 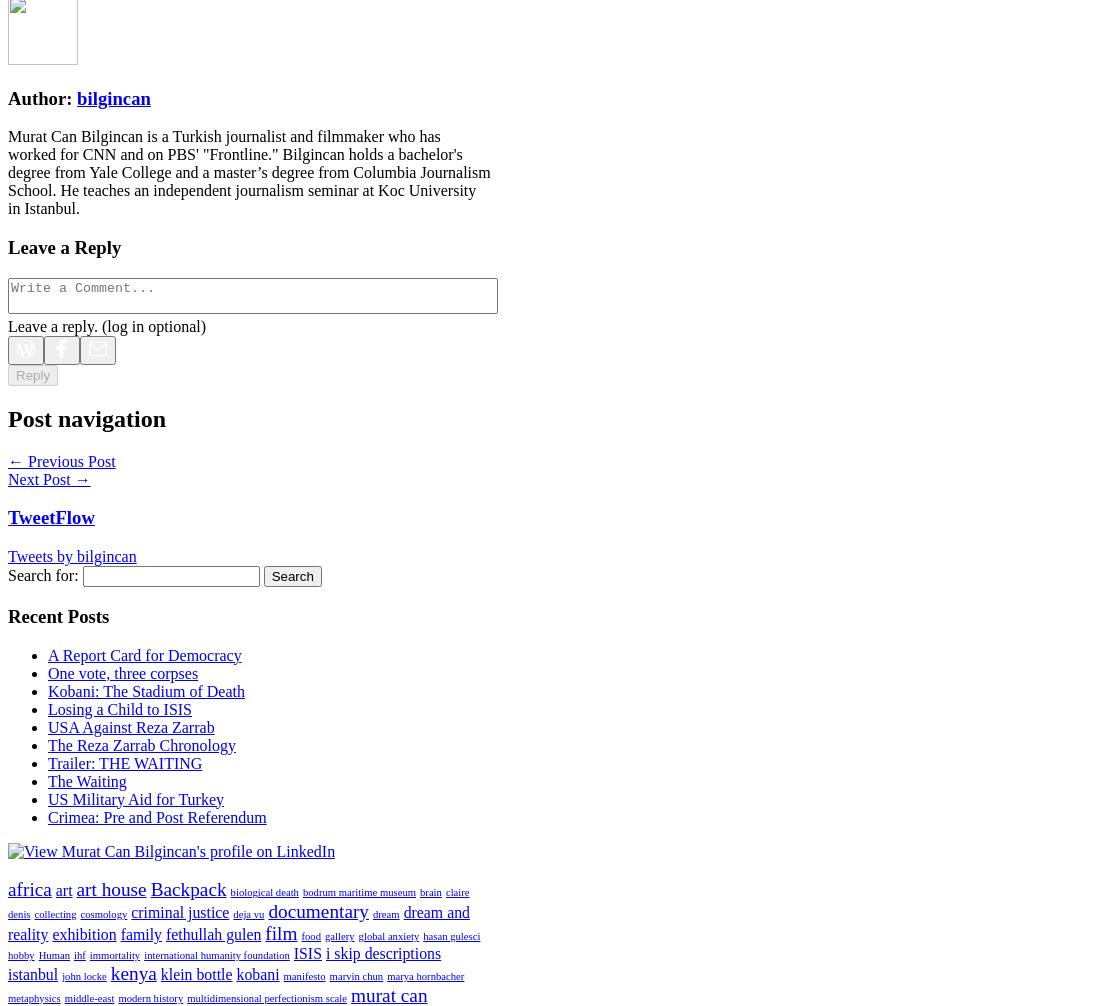 I want to click on 'deja vu', so click(x=248, y=913).